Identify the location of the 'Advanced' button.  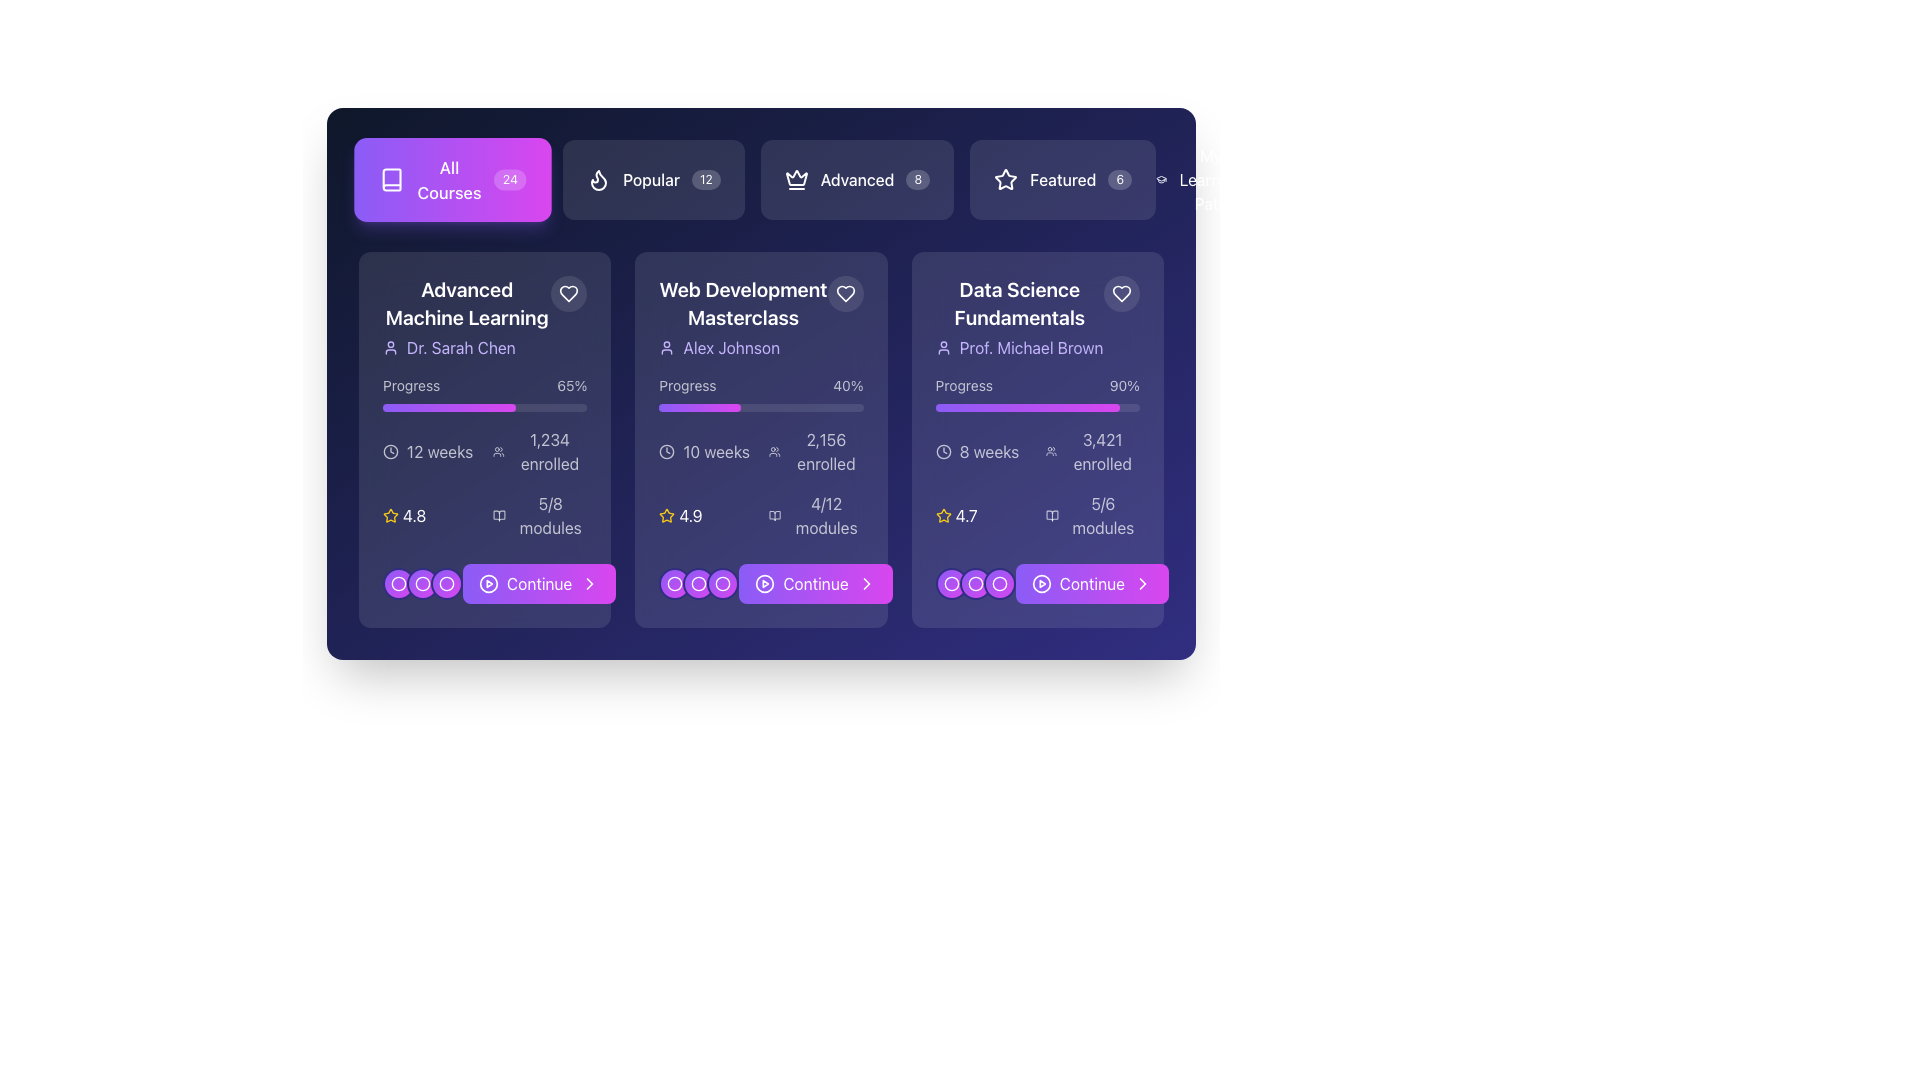
(760, 180).